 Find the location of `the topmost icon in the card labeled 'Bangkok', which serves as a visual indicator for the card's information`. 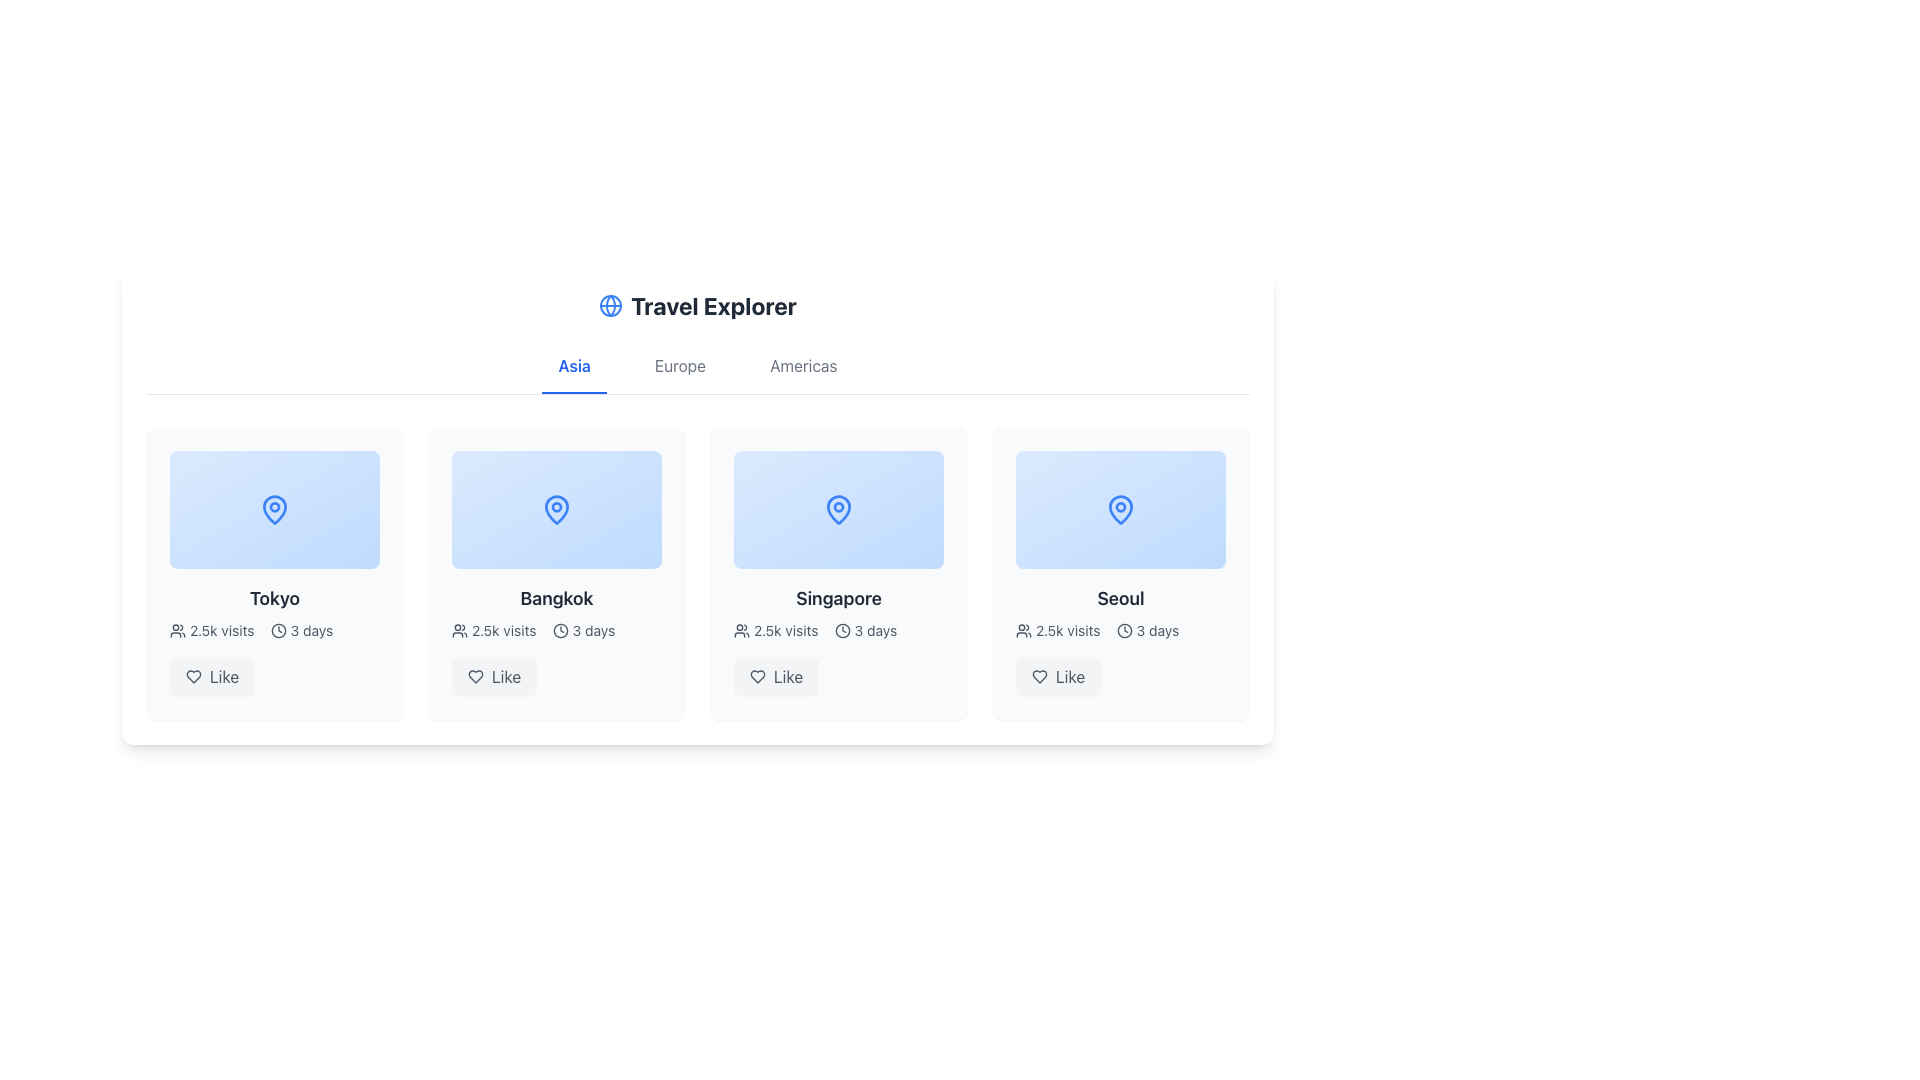

the topmost icon in the card labeled 'Bangkok', which serves as a visual indicator for the card's information is located at coordinates (556, 508).